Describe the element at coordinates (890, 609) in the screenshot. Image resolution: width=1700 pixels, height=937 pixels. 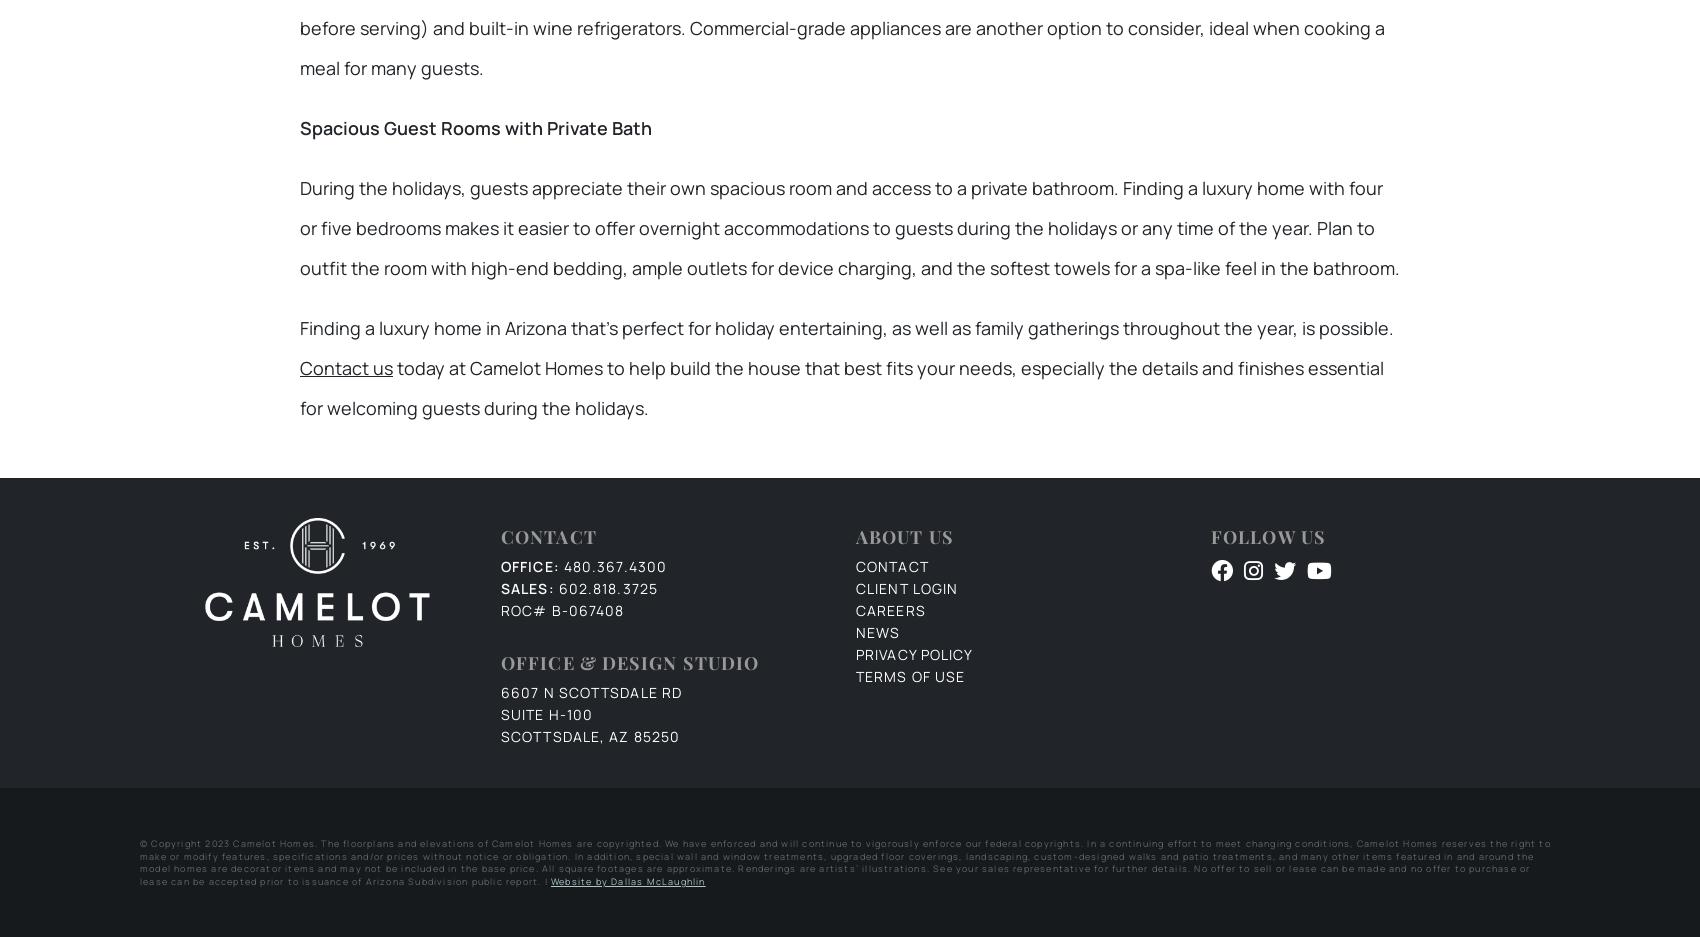
I see `'Careers'` at that location.